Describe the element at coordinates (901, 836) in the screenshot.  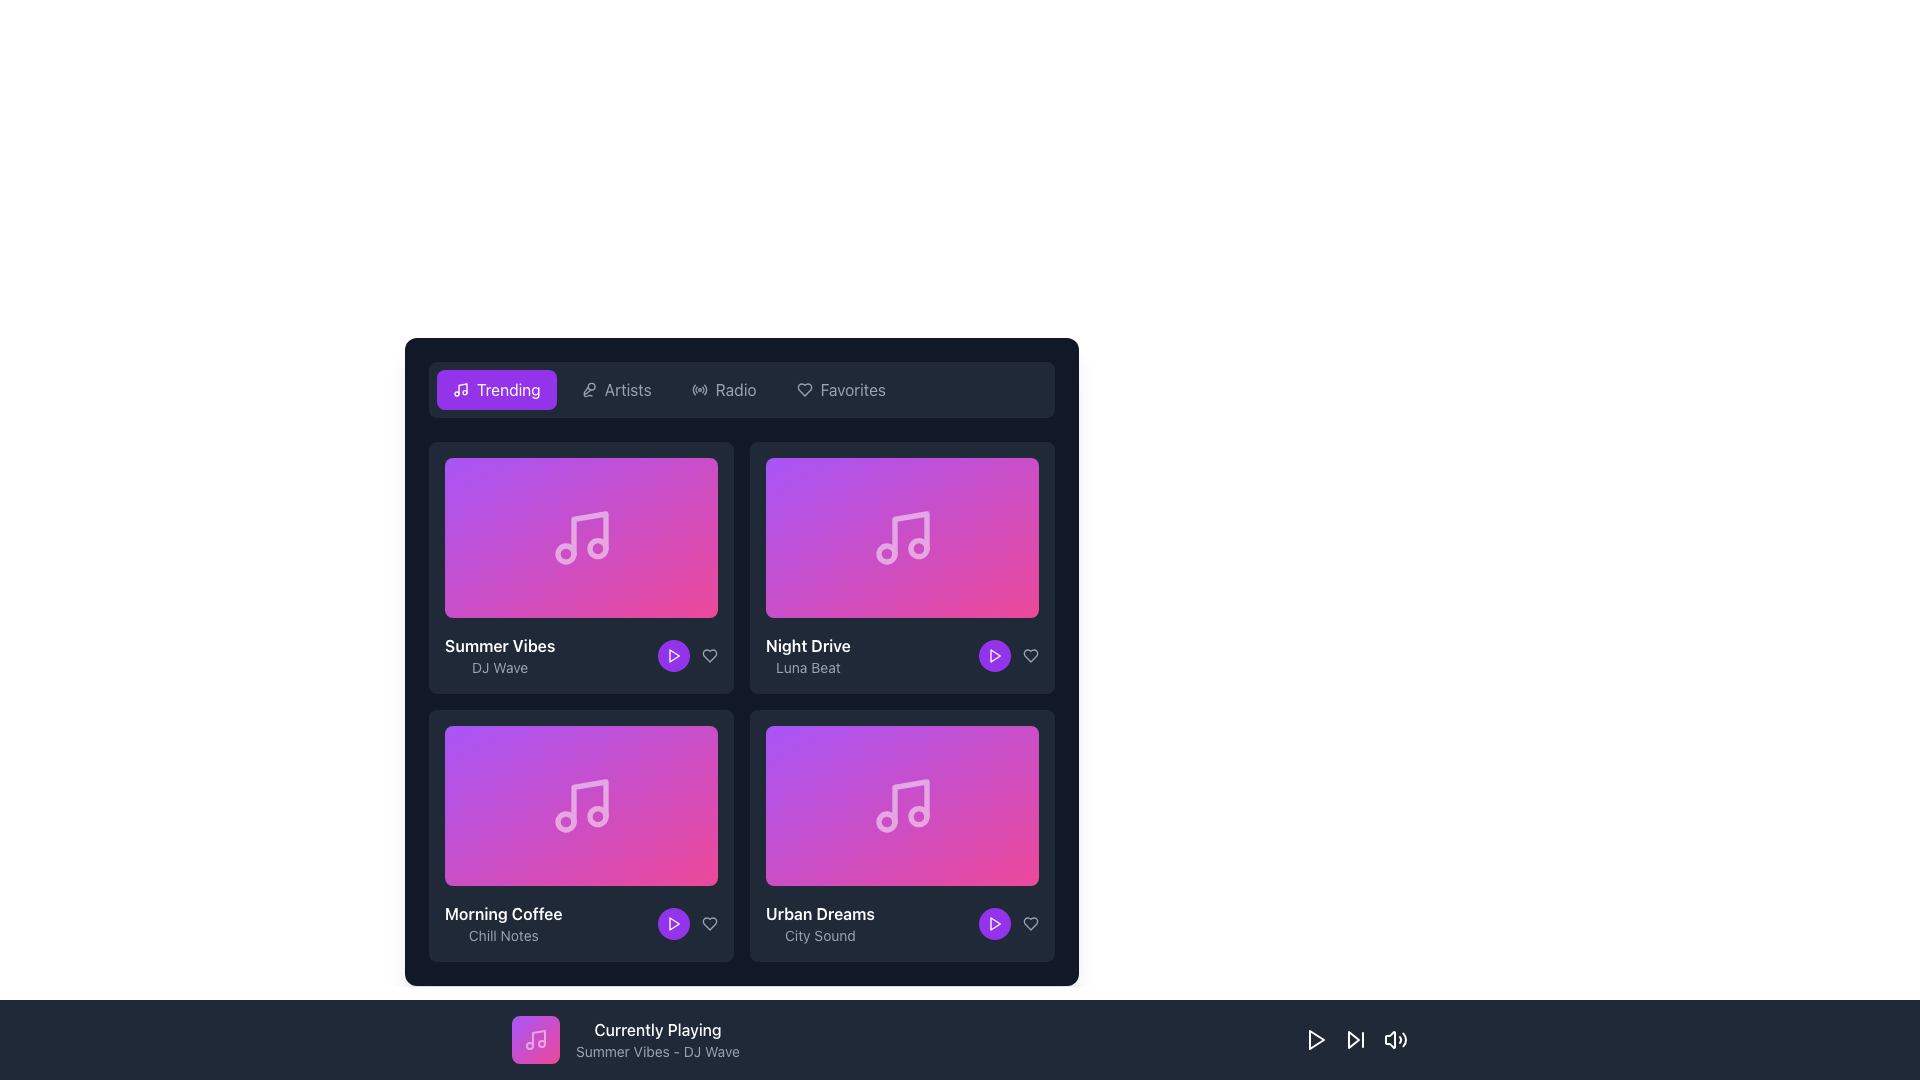
I see `the 'Urban Dreams' music card located` at that location.